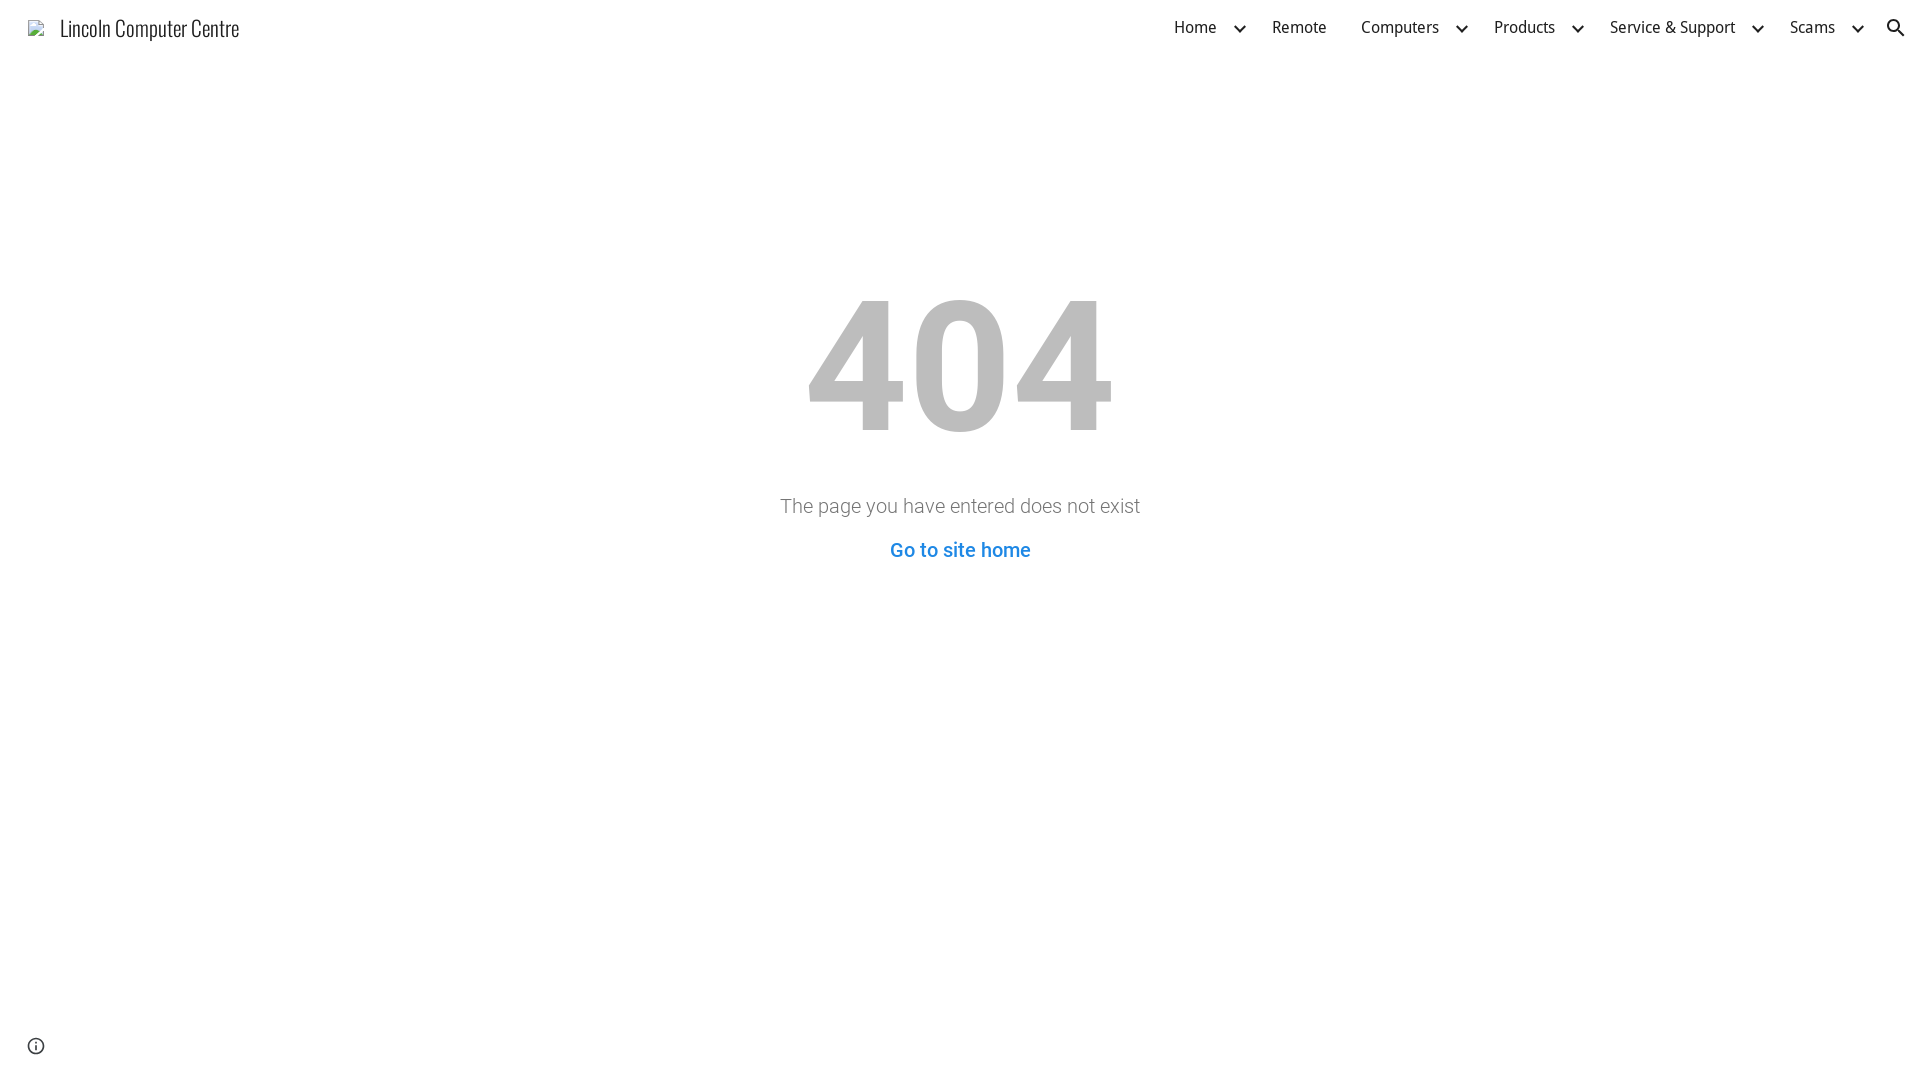 This screenshot has height=1080, width=1920. What do you see at coordinates (1523, 27) in the screenshot?
I see `'Products'` at bounding box center [1523, 27].